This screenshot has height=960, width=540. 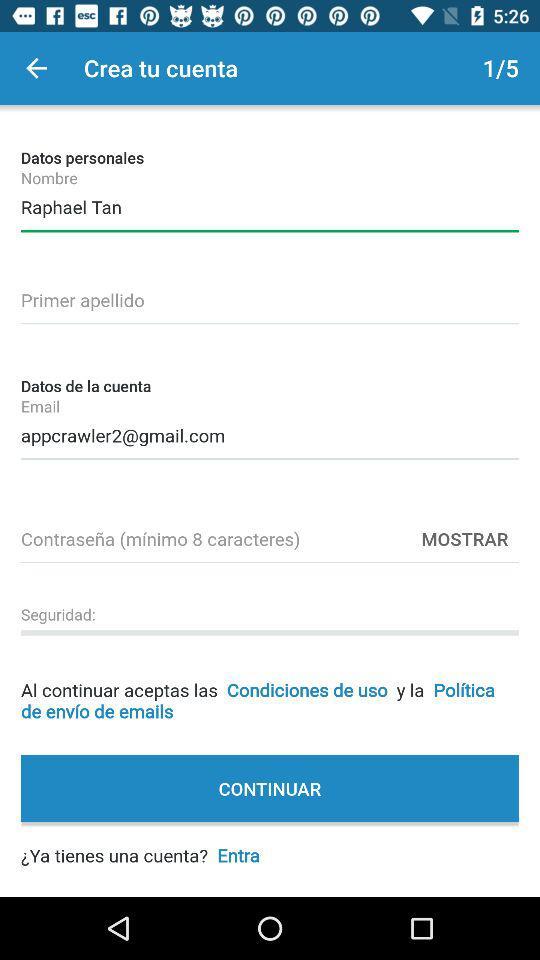 What do you see at coordinates (270, 432) in the screenshot?
I see `the item below datos de la` at bounding box center [270, 432].